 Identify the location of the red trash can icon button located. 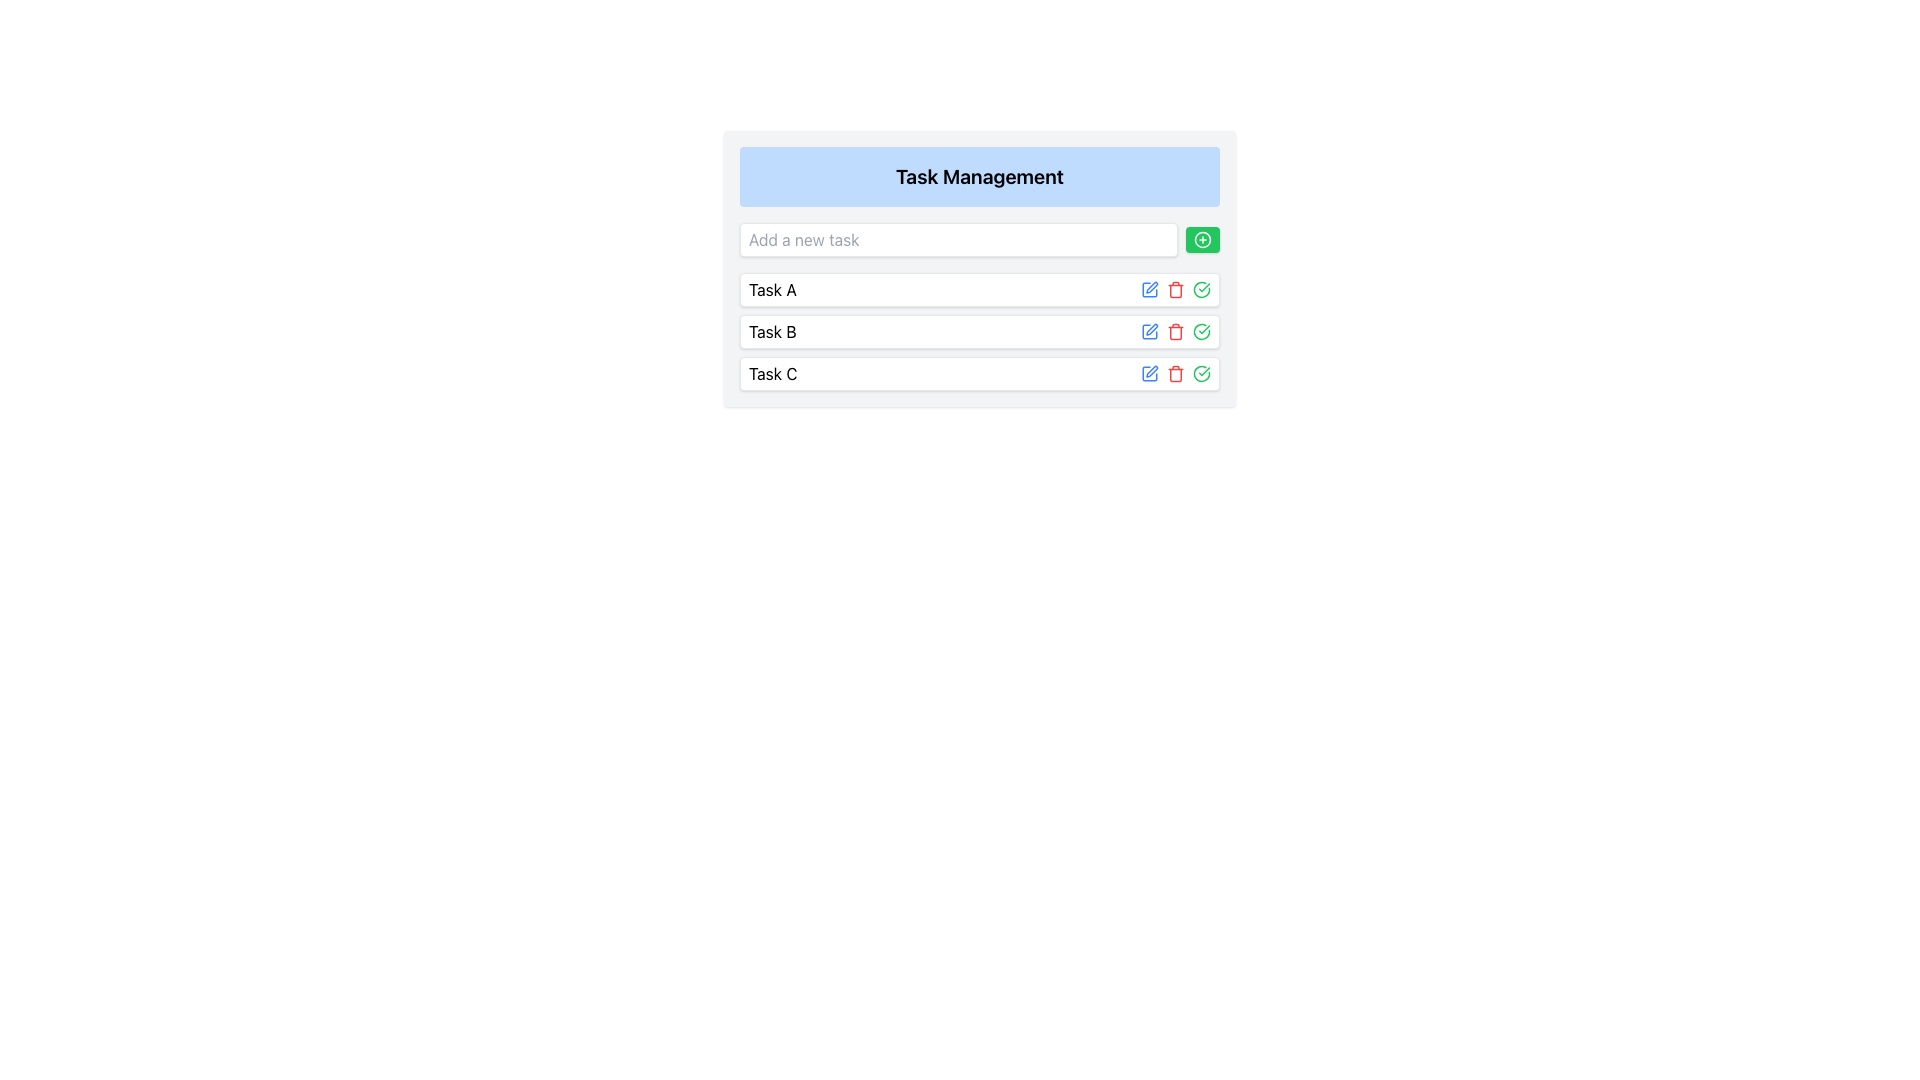
(1176, 374).